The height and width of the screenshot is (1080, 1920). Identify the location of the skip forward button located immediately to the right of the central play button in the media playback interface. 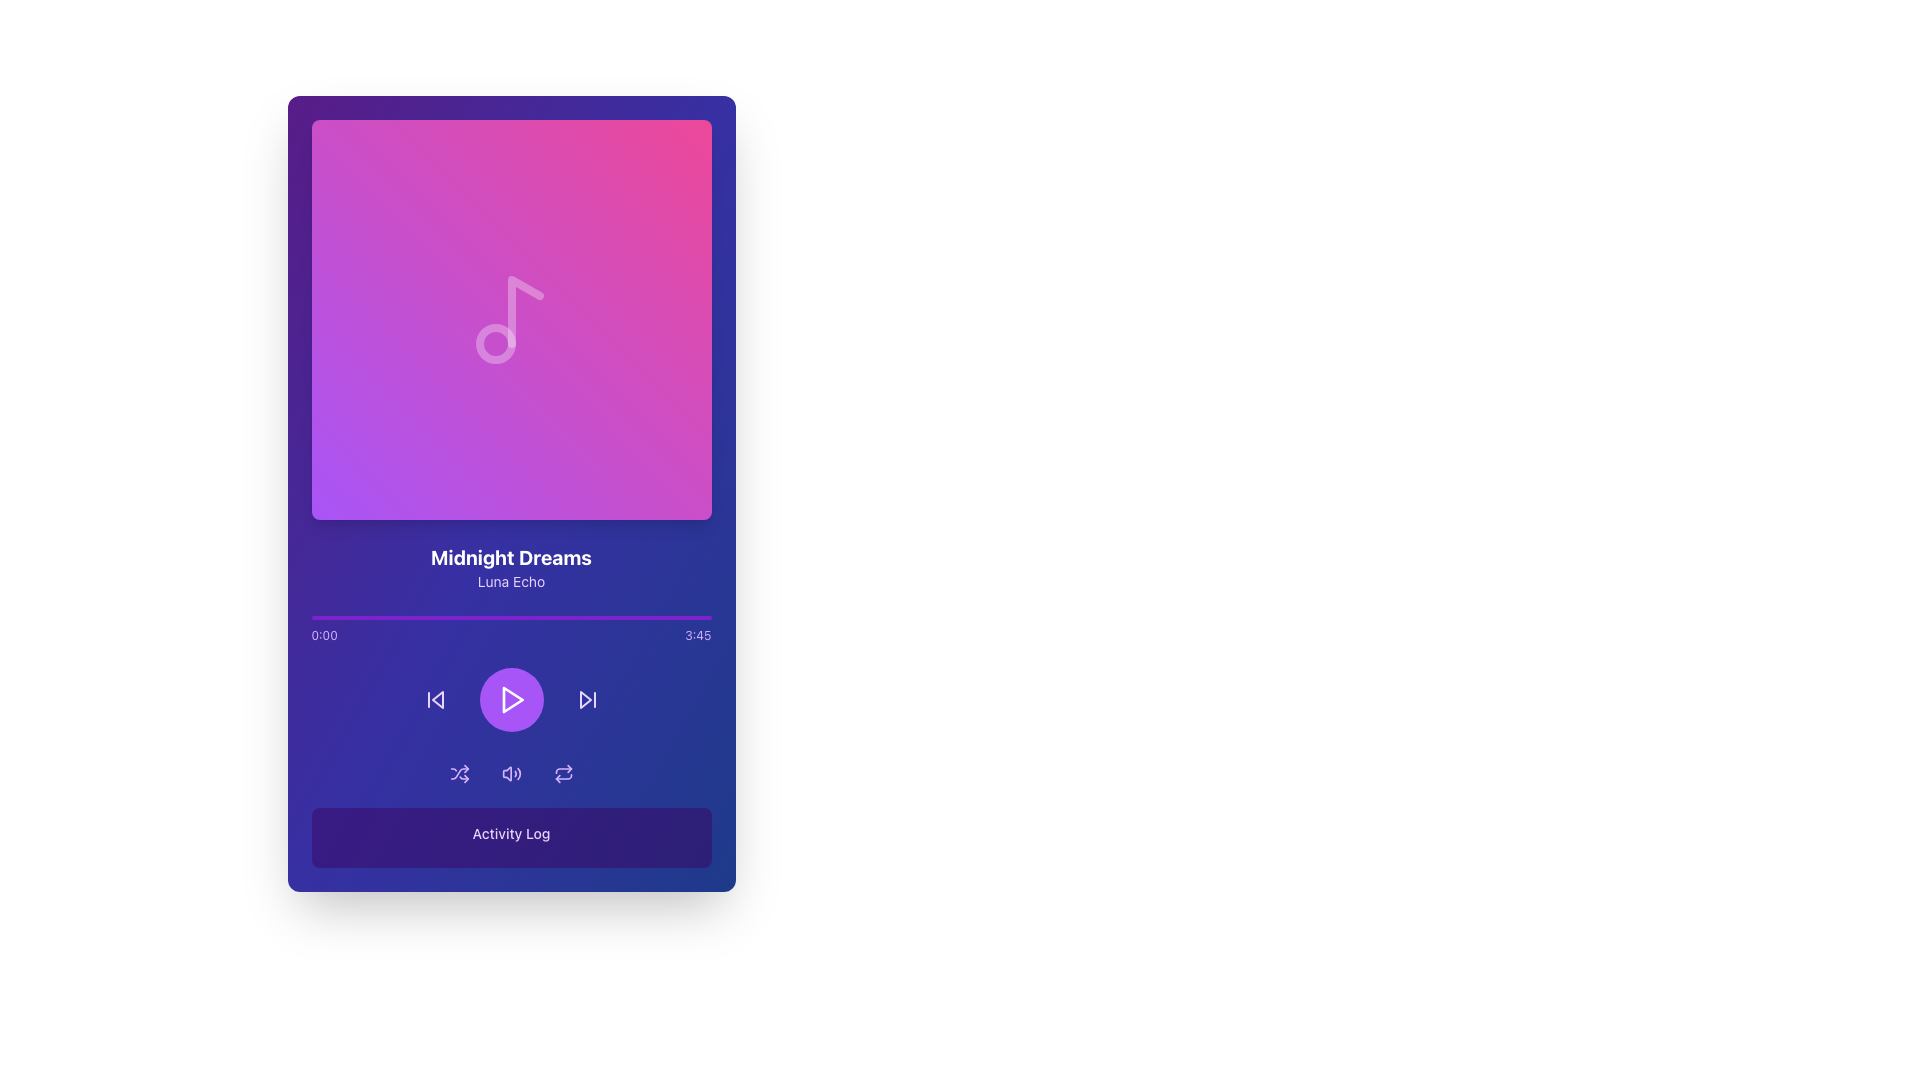
(586, 698).